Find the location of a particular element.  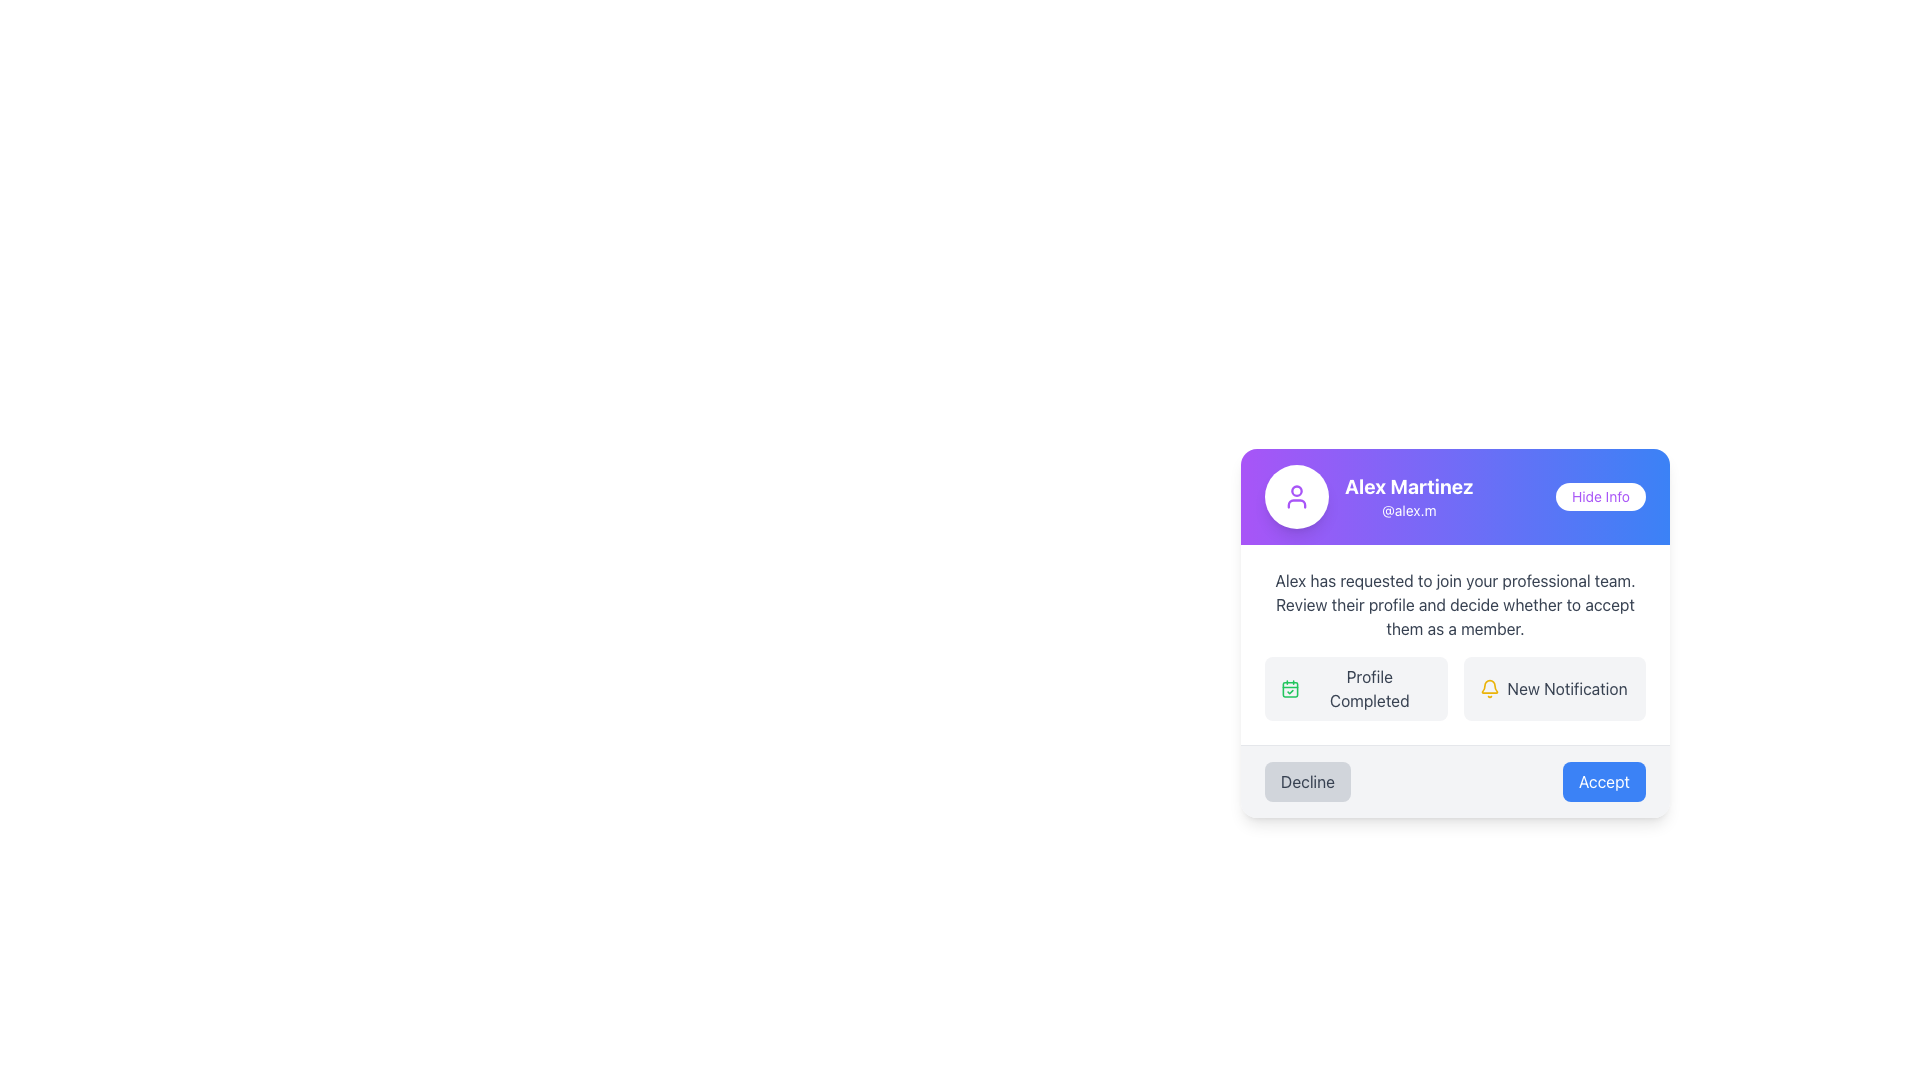

the 'New Notification' text with icon label, which features a yellow bell icon on the left and has a light gray background with rounded corners is located at coordinates (1553, 688).